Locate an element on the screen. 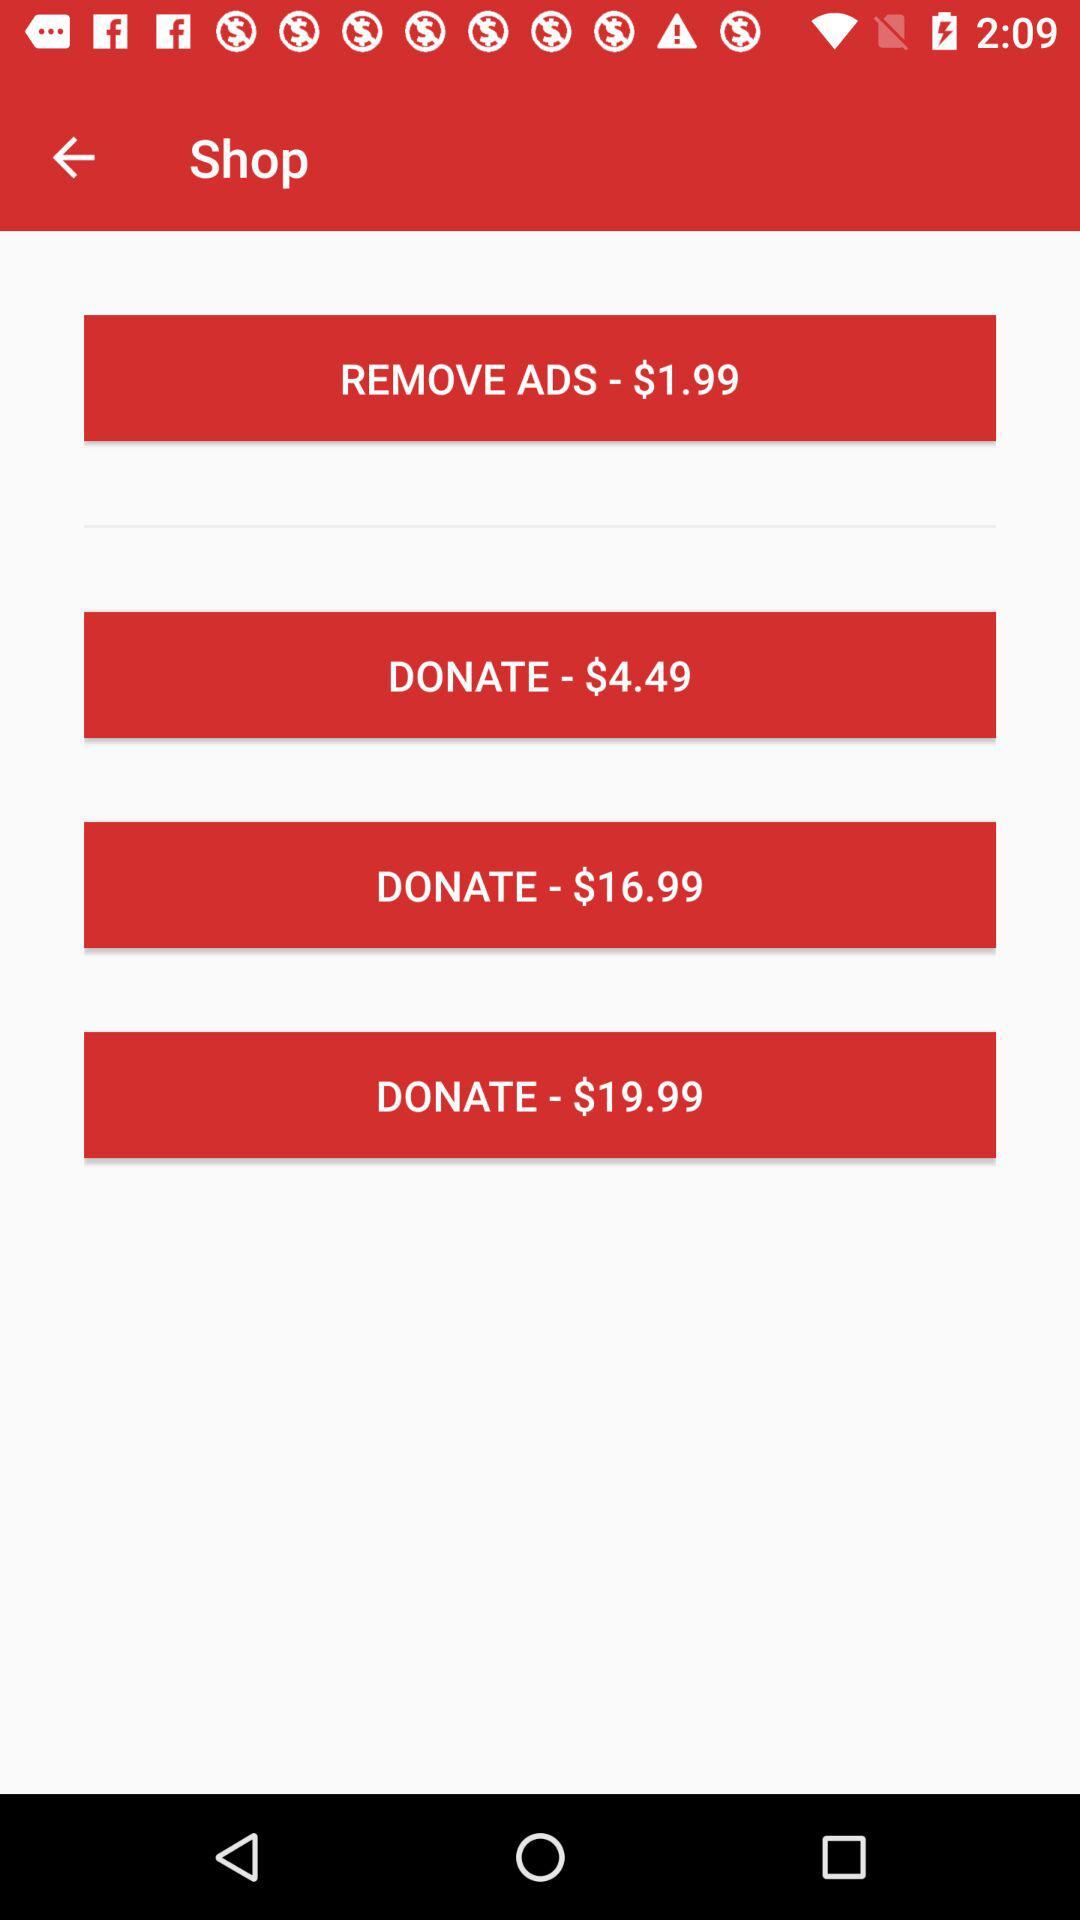  the icon to the left of the shop is located at coordinates (72, 156).